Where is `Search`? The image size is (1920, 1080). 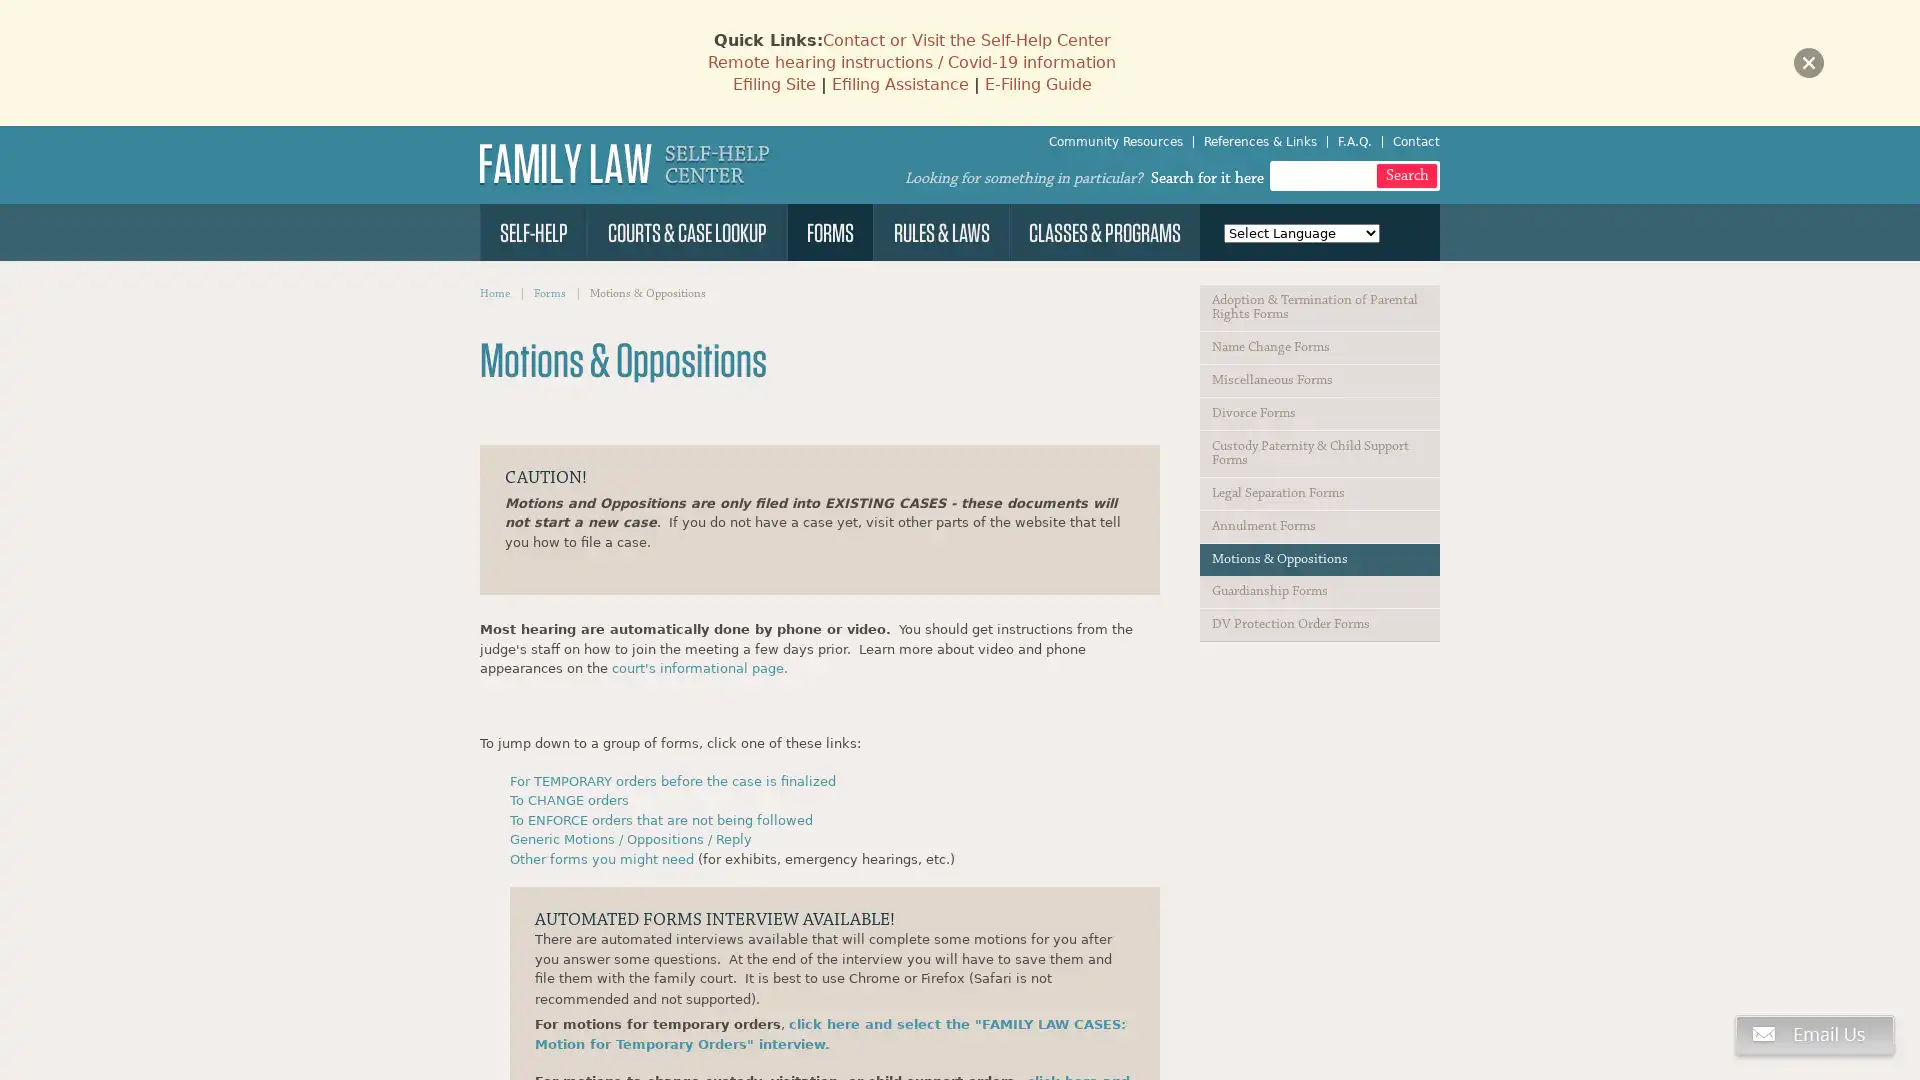
Search is located at coordinates (1405, 175).